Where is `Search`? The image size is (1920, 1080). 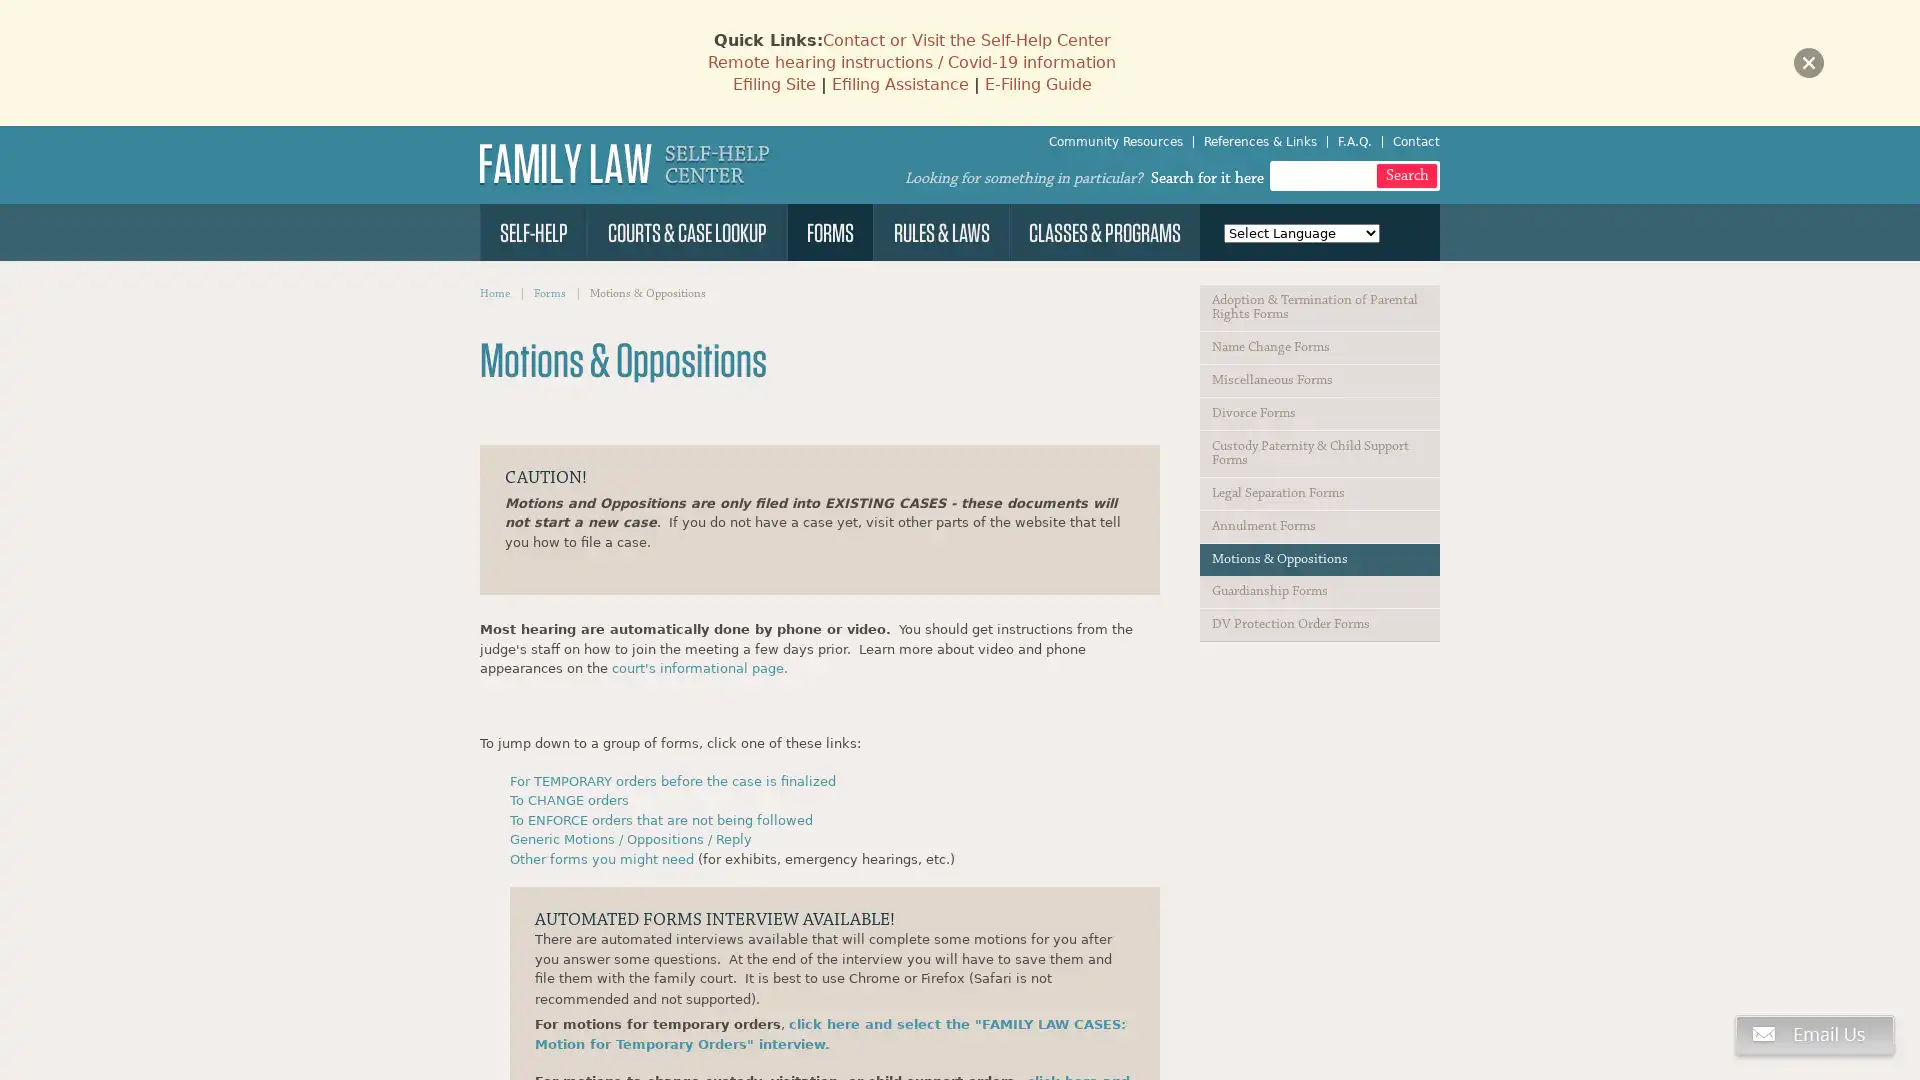
Search is located at coordinates (1405, 175).